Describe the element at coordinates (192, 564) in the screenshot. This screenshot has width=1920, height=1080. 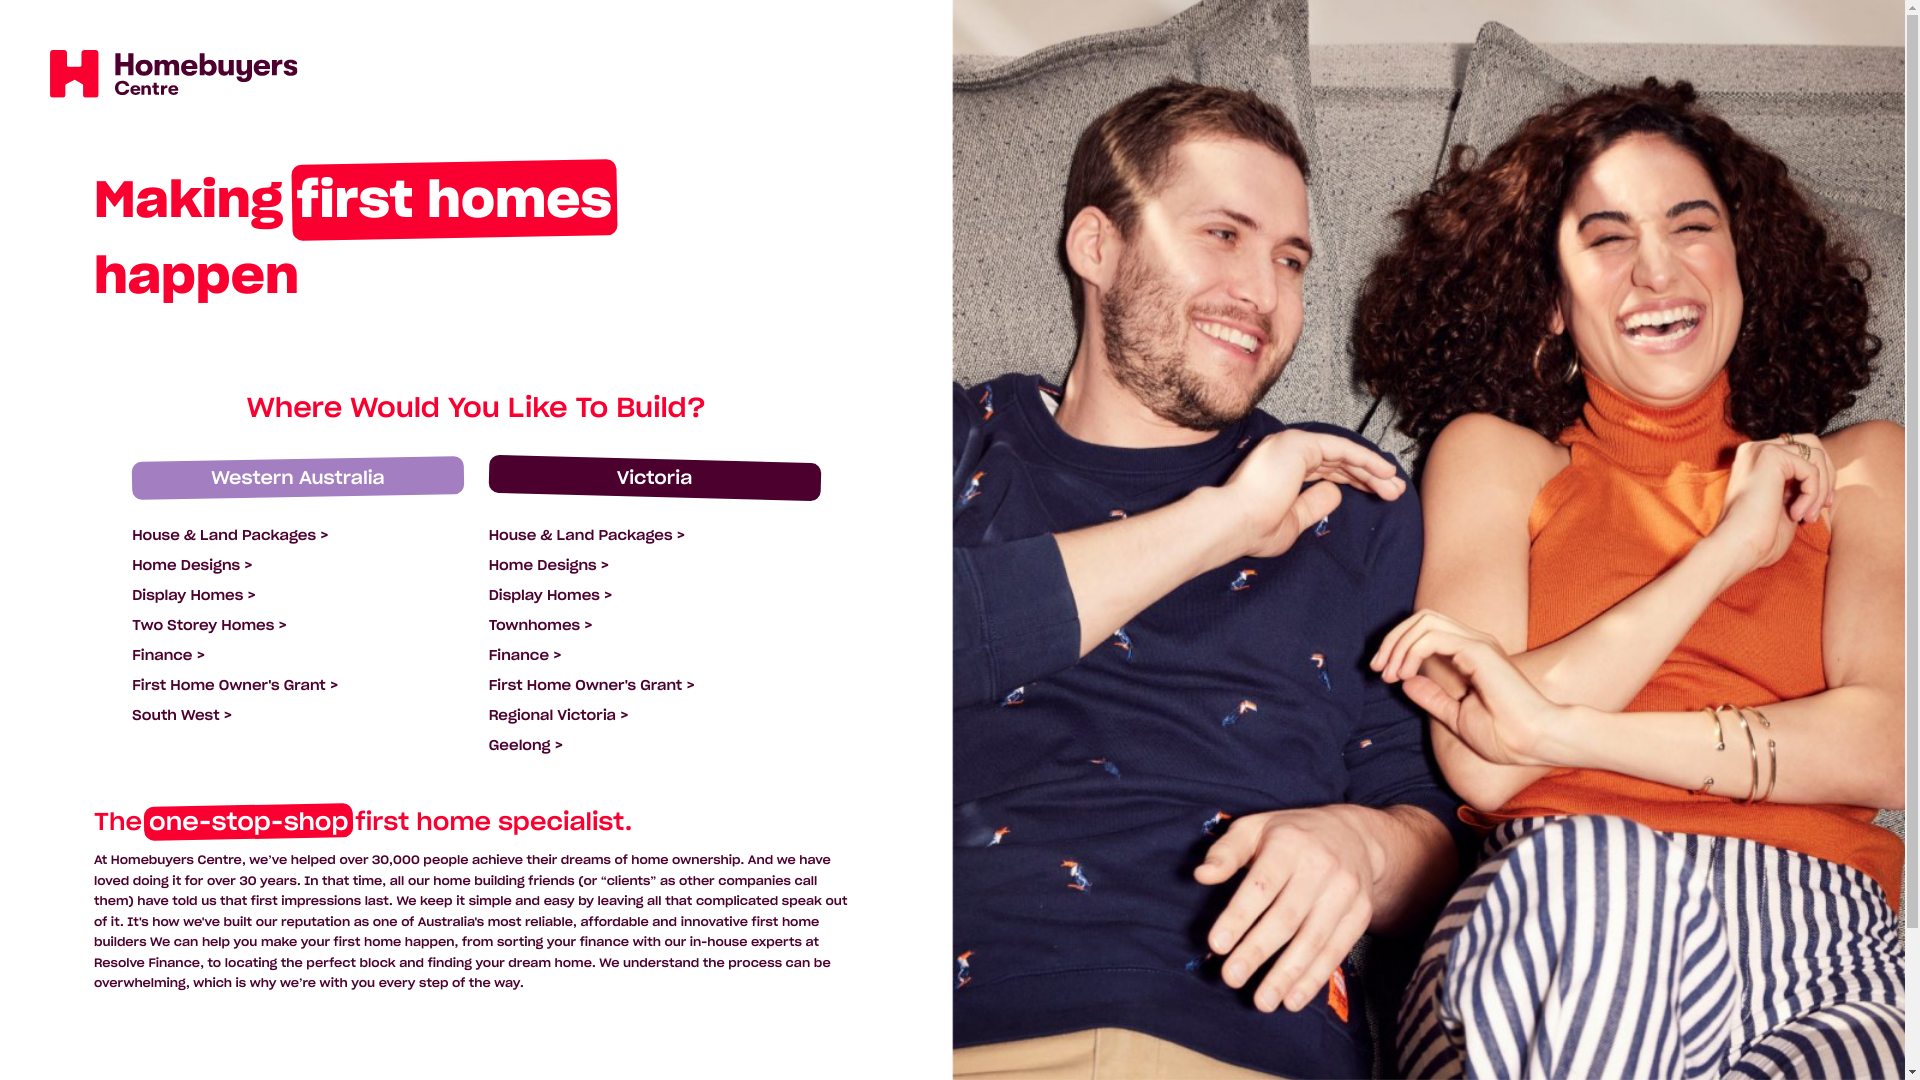
I see `'Home Designs >'` at that location.